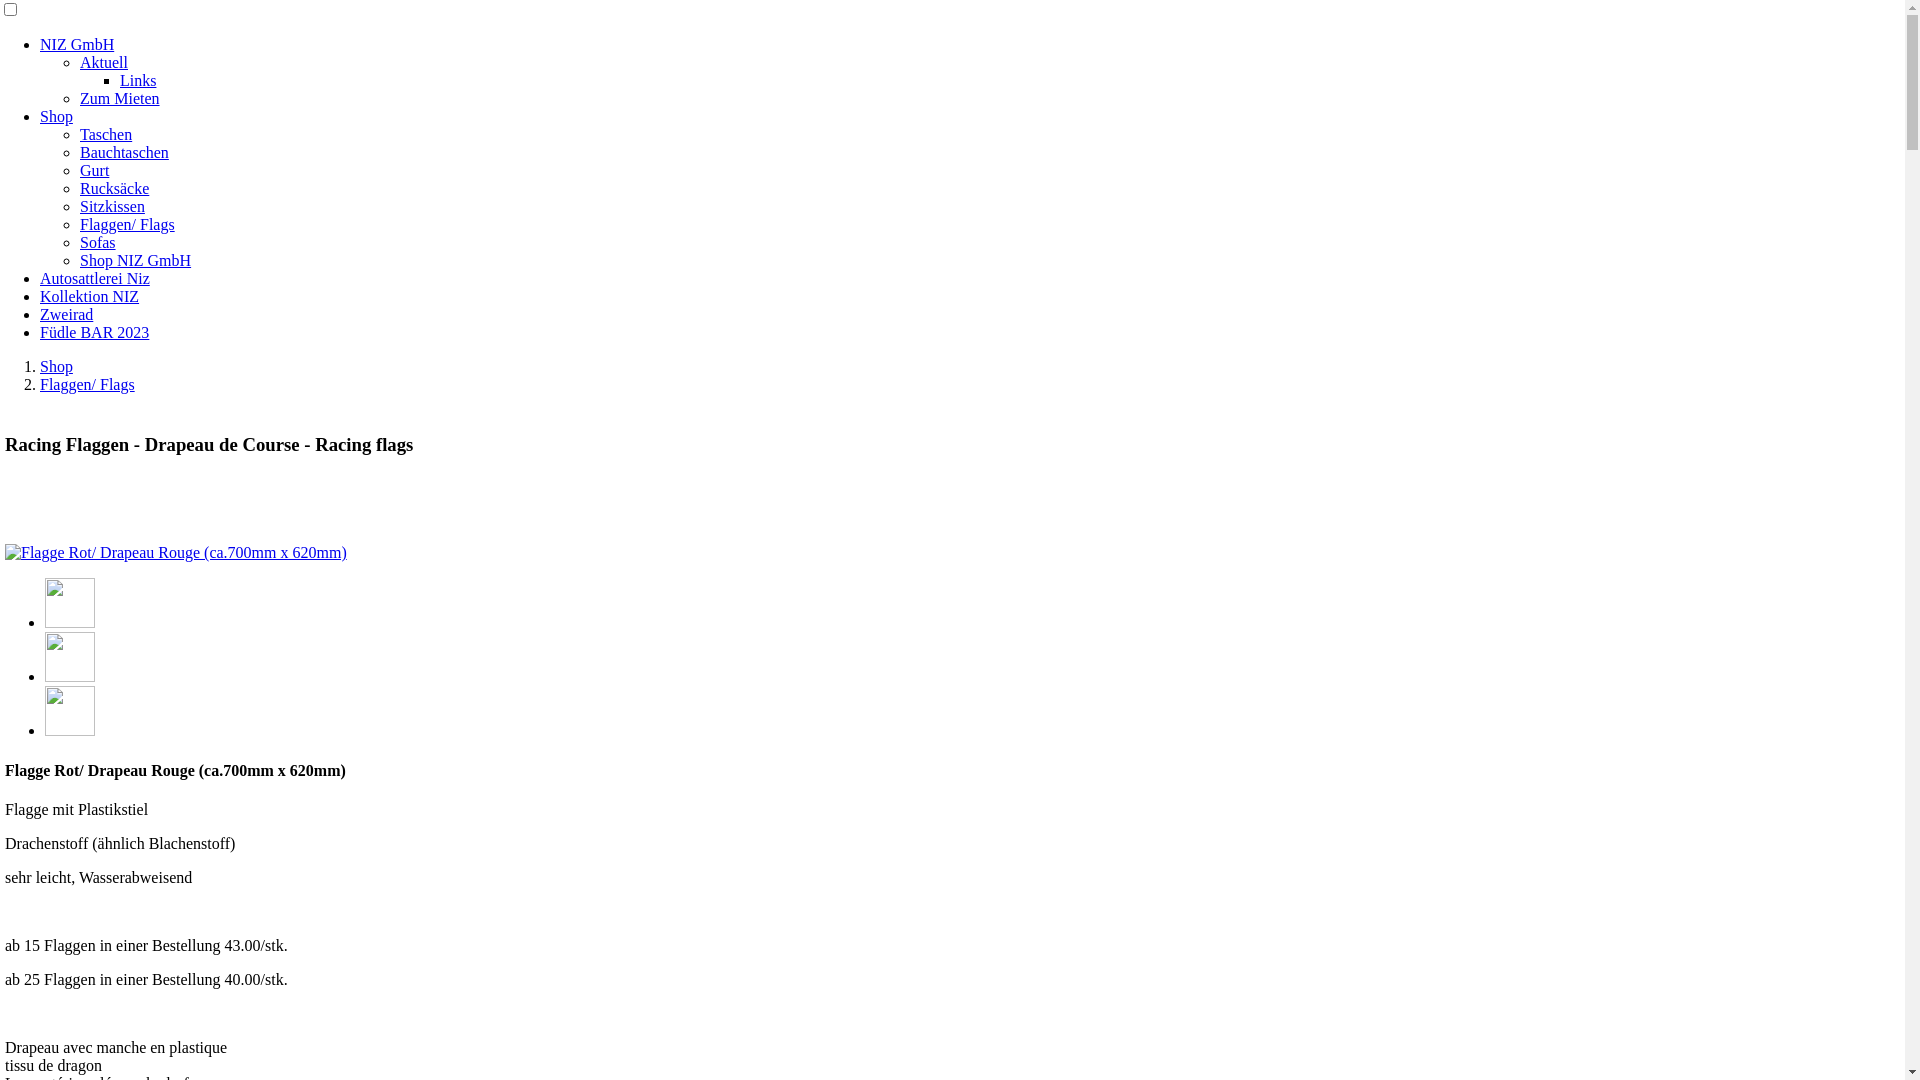  Describe the element at coordinates (137, 79) in the screenshot. I see `'Links'` at that location.